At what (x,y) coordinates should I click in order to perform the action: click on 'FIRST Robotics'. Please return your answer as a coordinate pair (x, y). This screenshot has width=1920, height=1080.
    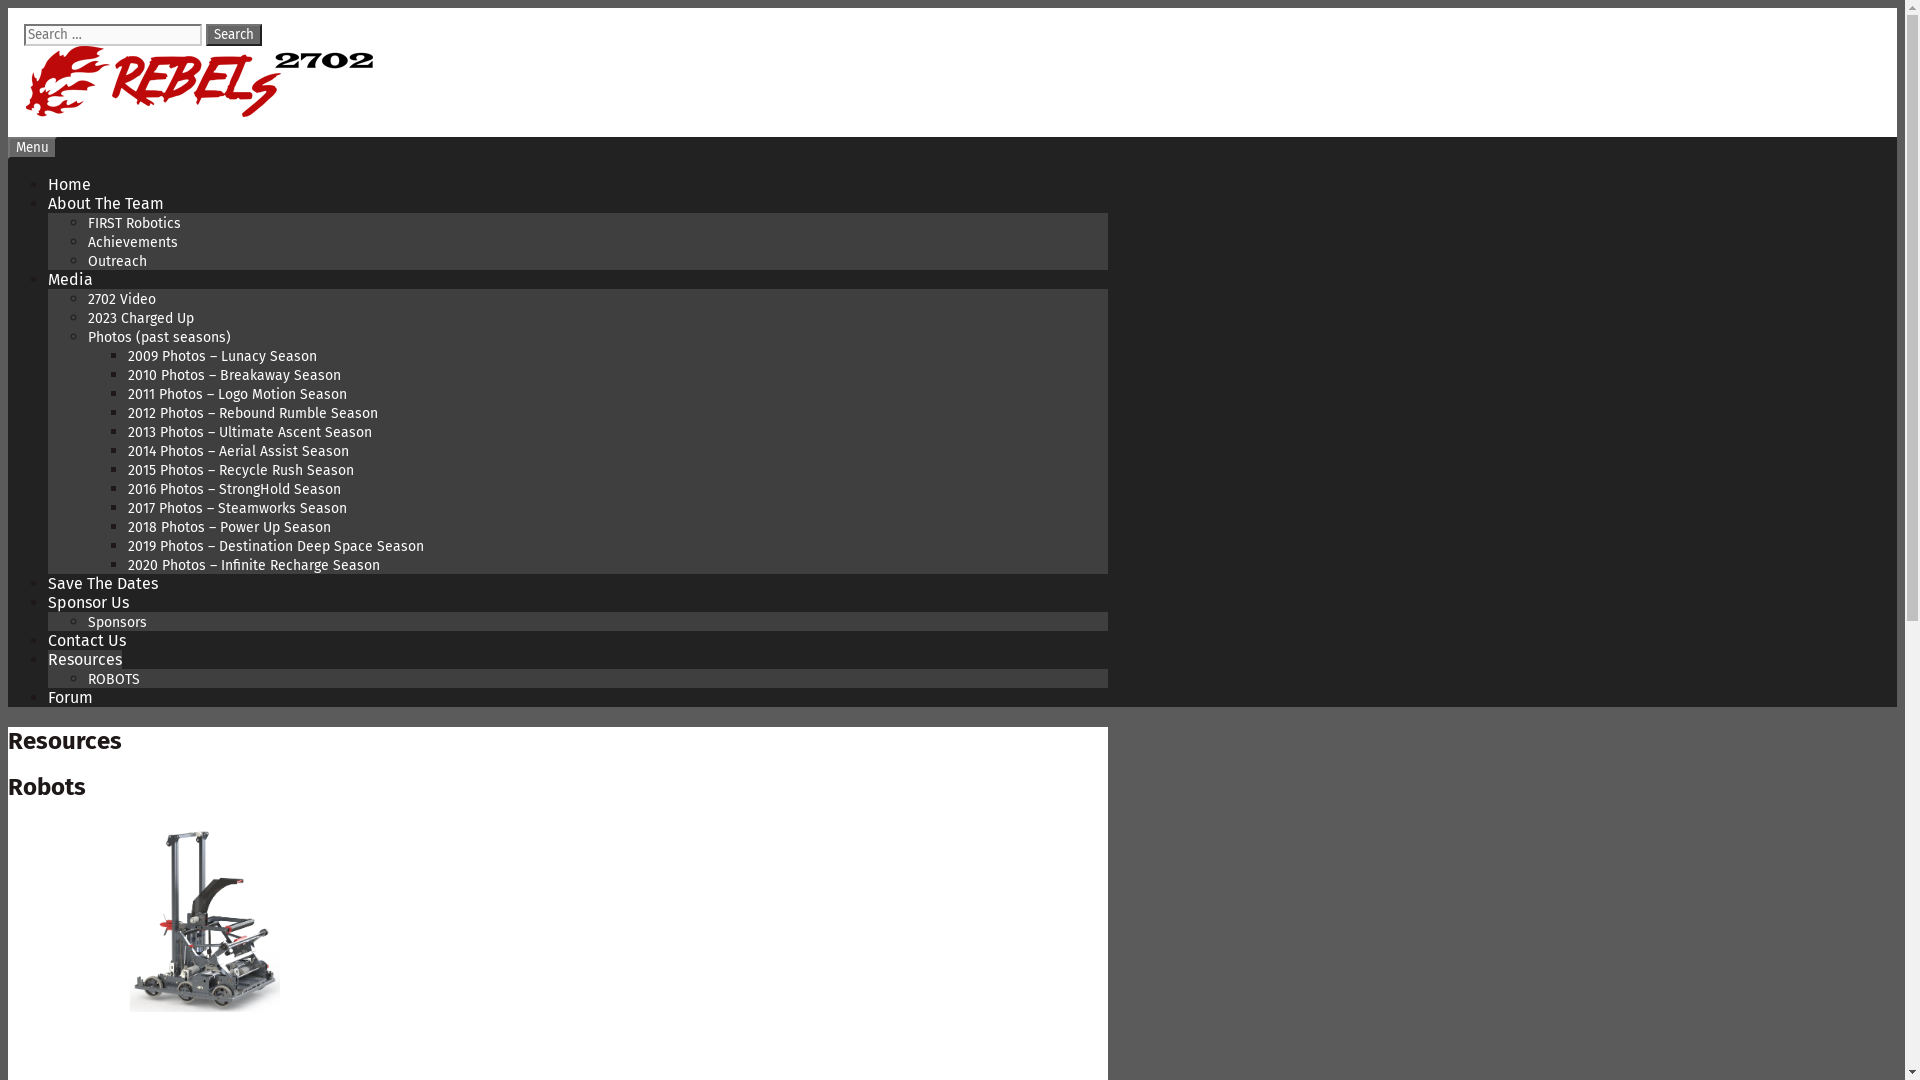
    Looking at the image, I should click on (133, 223).